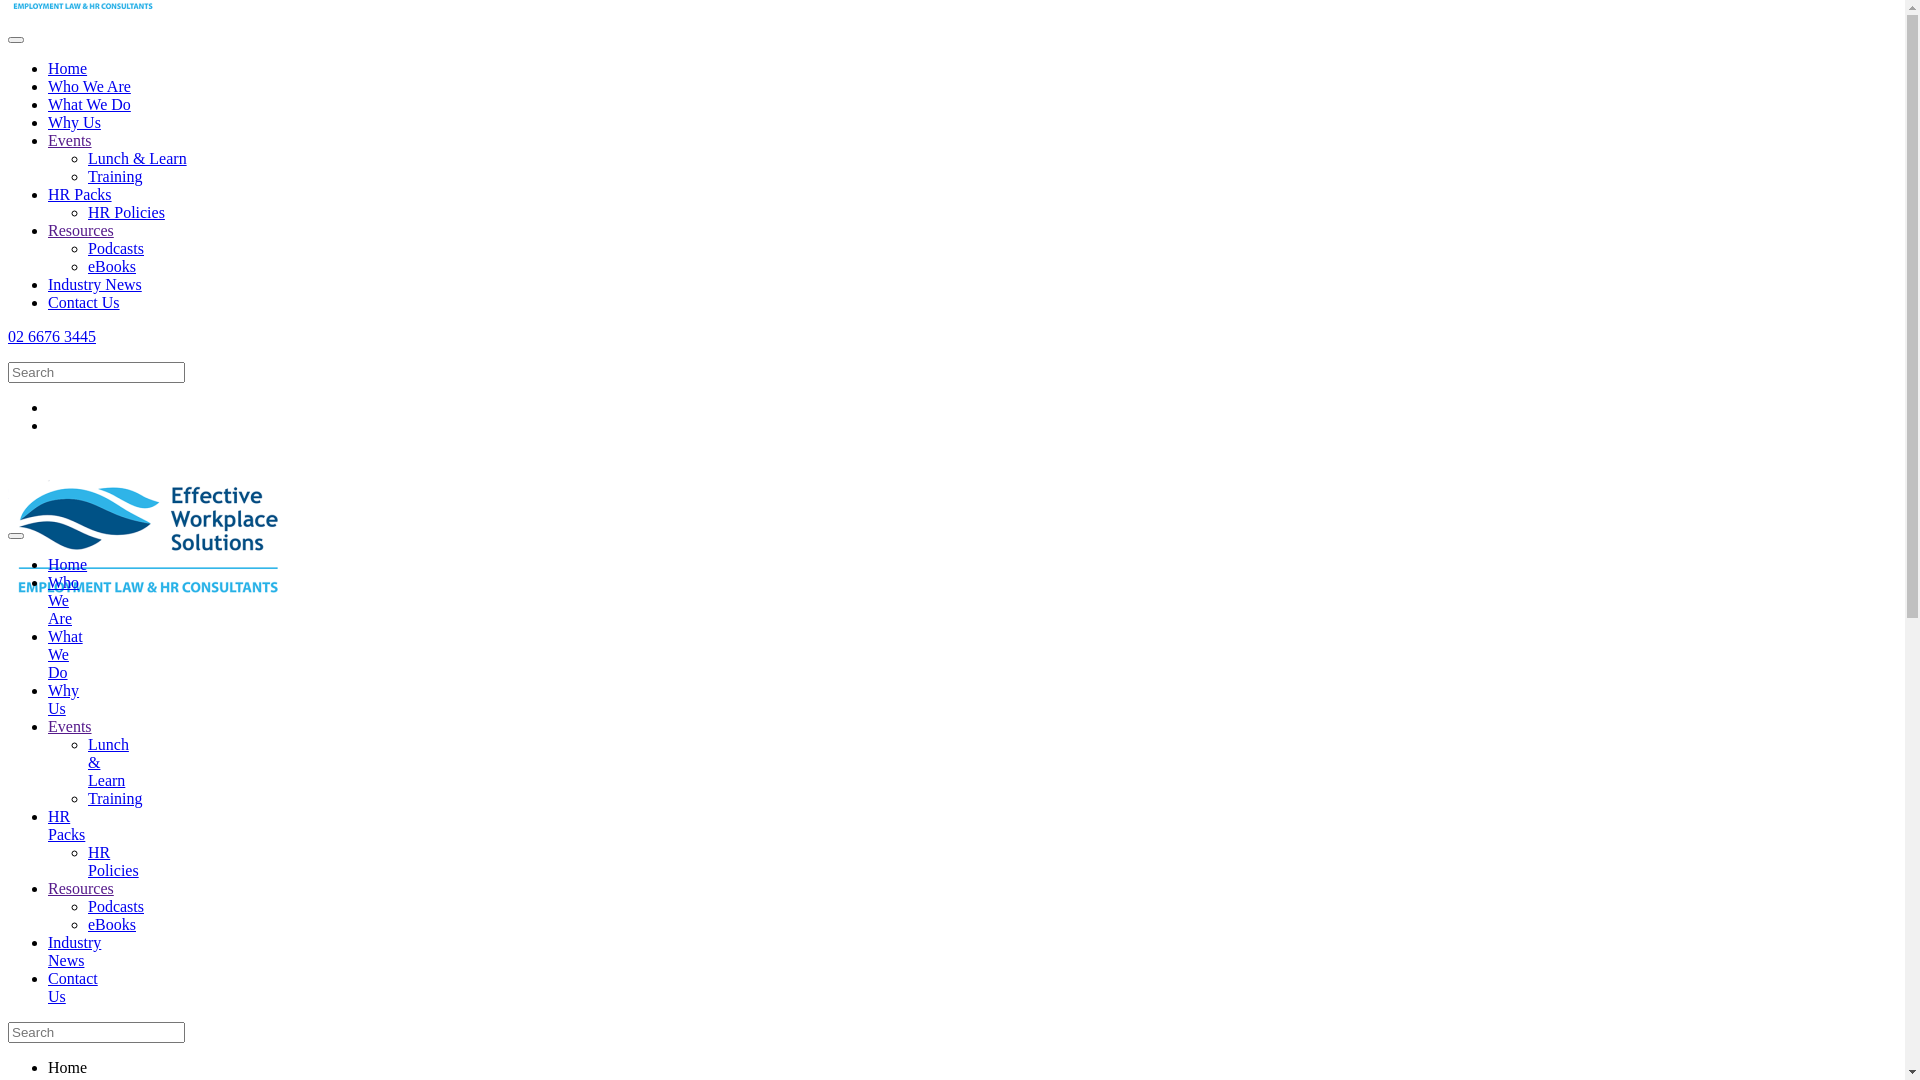 This screenshot has height=1080, width=1920. I want to click on 'Lunch & Learn', so click(107, 762).